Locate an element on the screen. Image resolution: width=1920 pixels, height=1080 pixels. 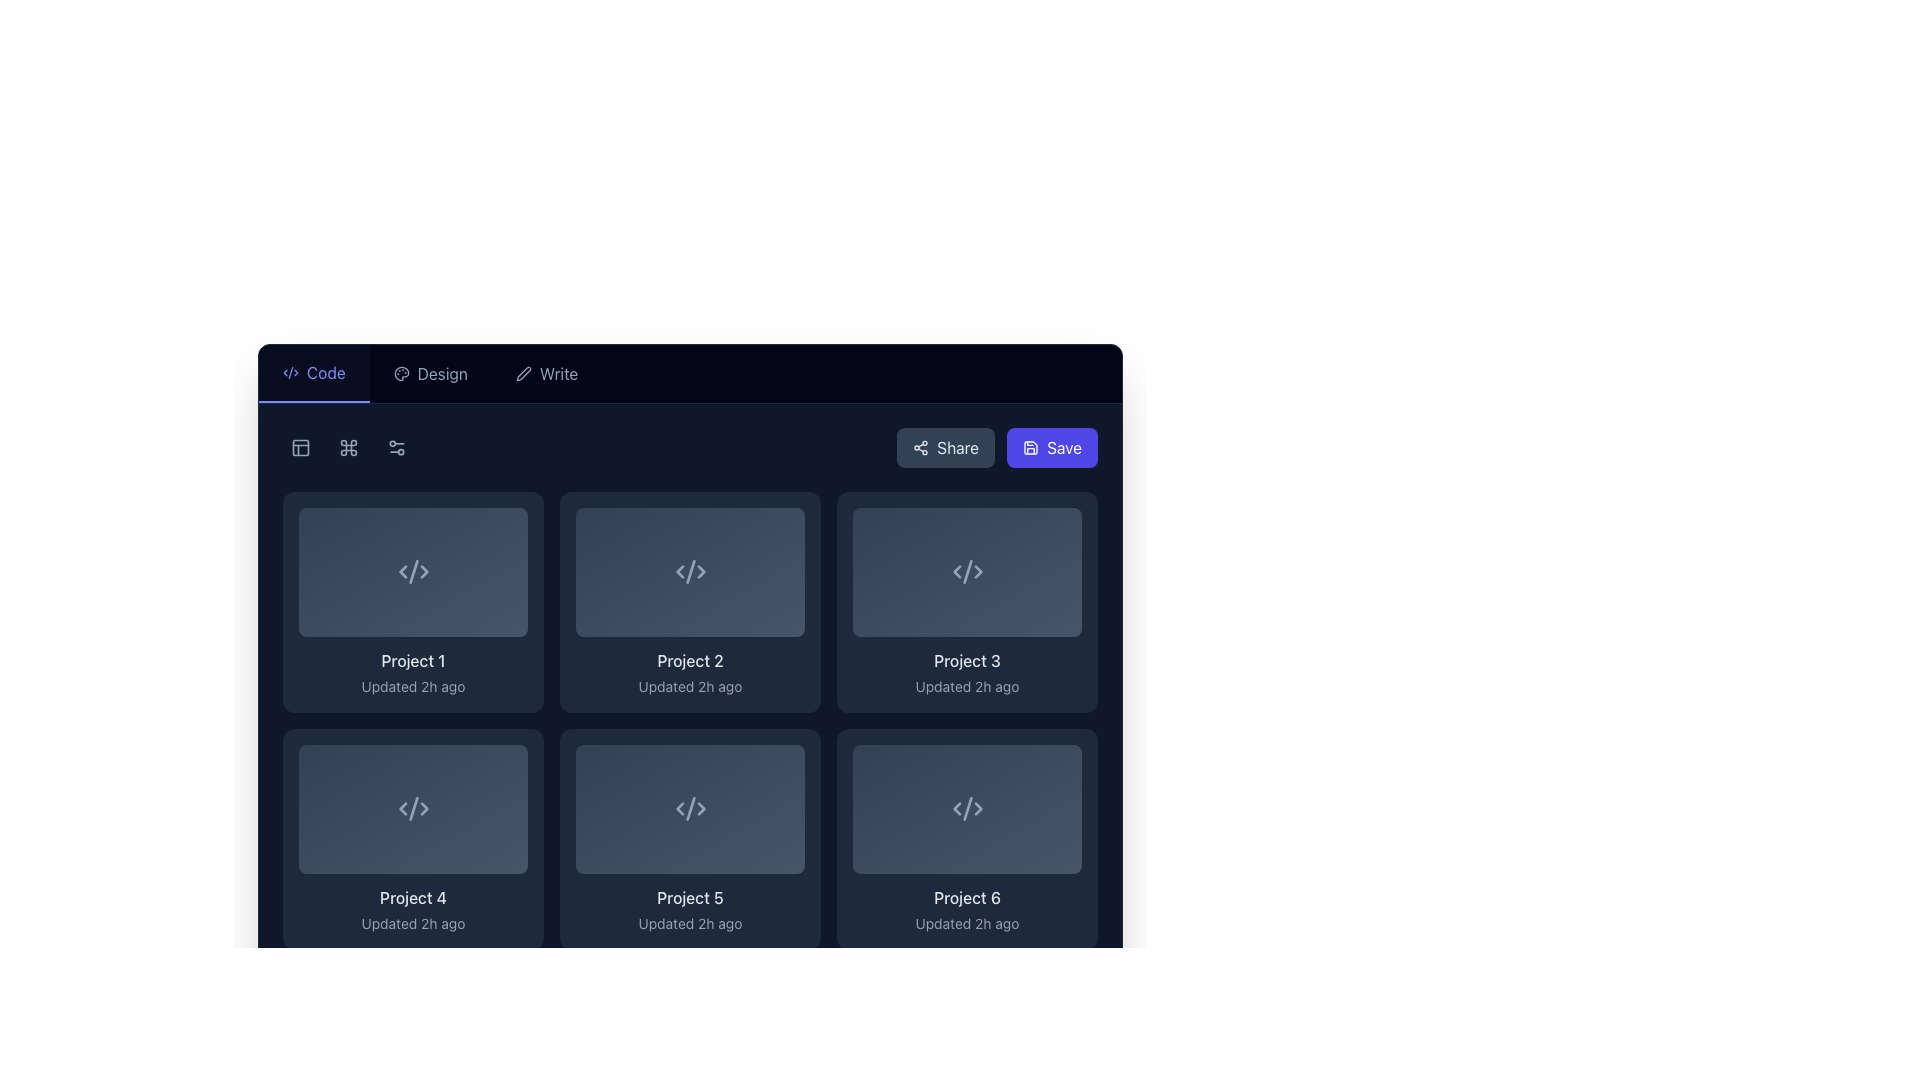
the square icon with rounded corners that features a cross-like symbol, located between two other icons in the upper left region of the interface is located at coordinates (349, 446).